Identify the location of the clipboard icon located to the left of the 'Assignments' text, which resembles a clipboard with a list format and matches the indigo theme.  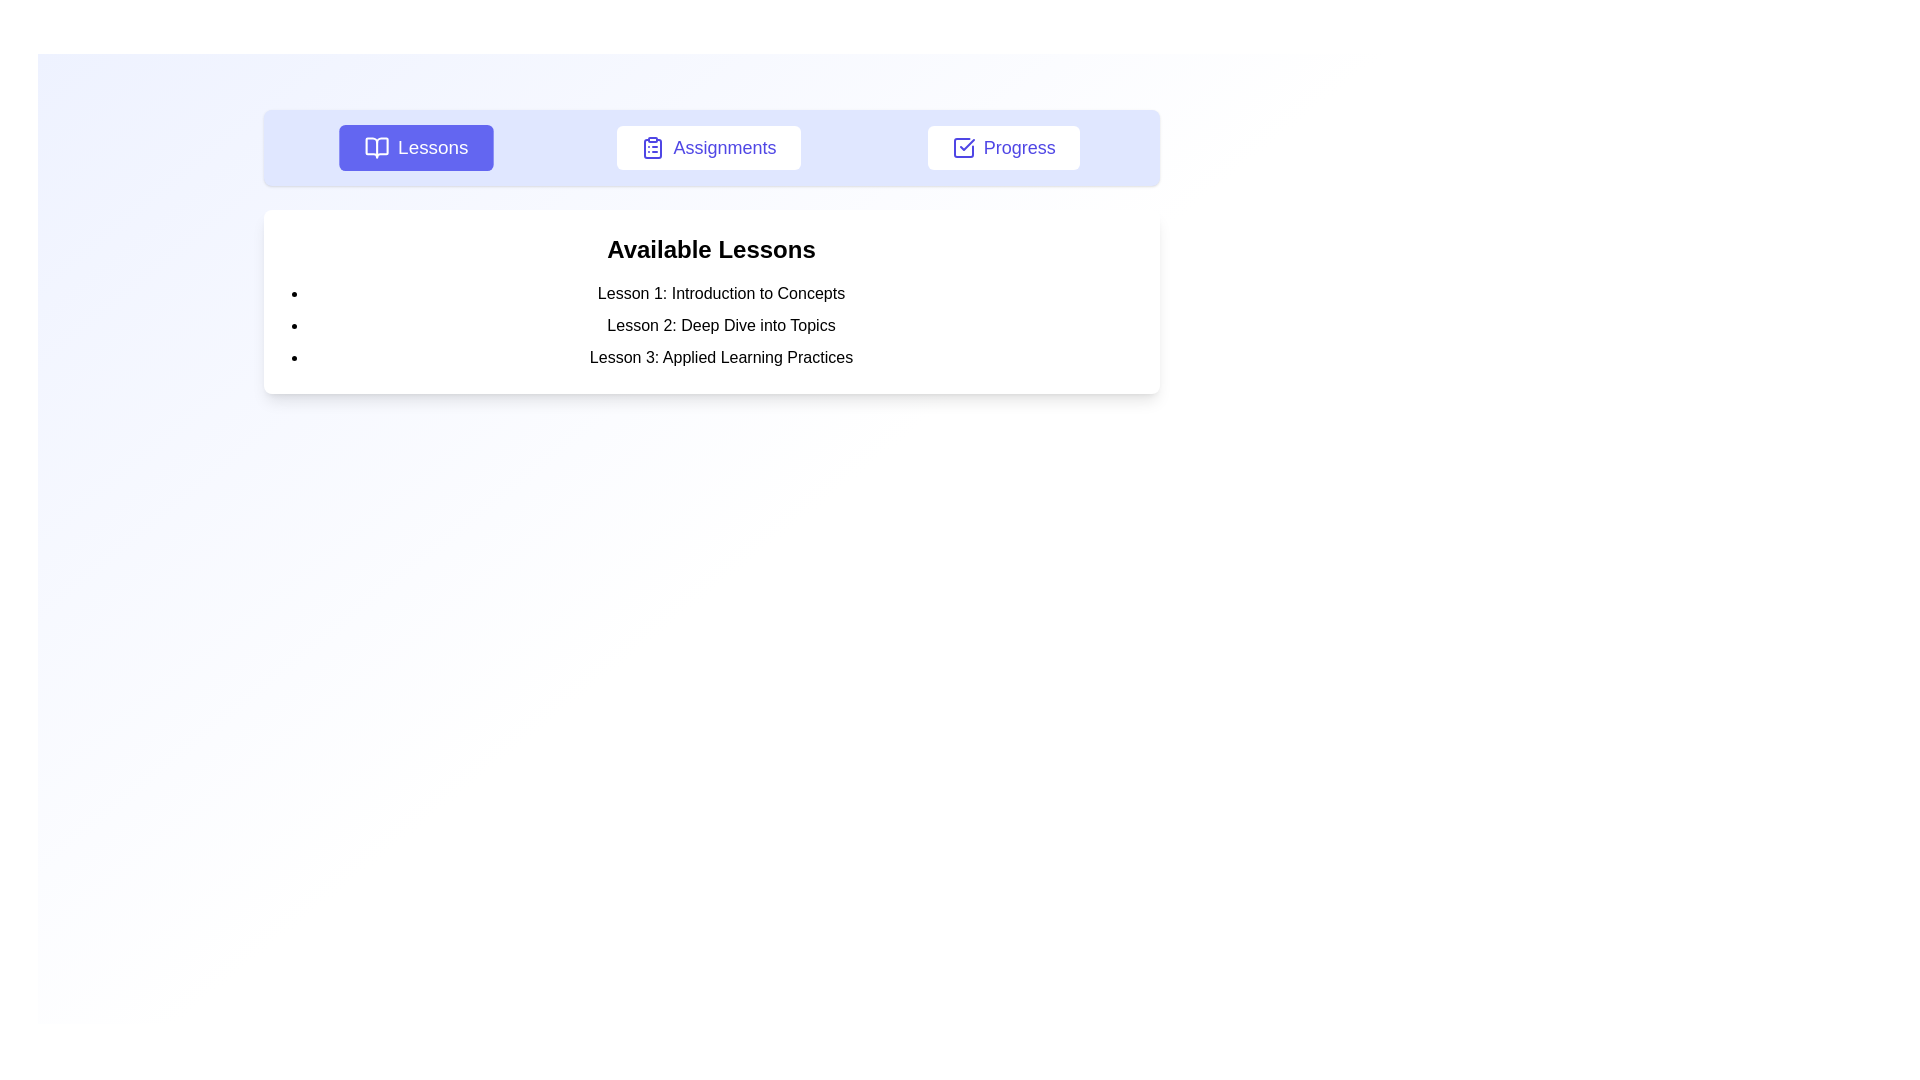
(653, 146).